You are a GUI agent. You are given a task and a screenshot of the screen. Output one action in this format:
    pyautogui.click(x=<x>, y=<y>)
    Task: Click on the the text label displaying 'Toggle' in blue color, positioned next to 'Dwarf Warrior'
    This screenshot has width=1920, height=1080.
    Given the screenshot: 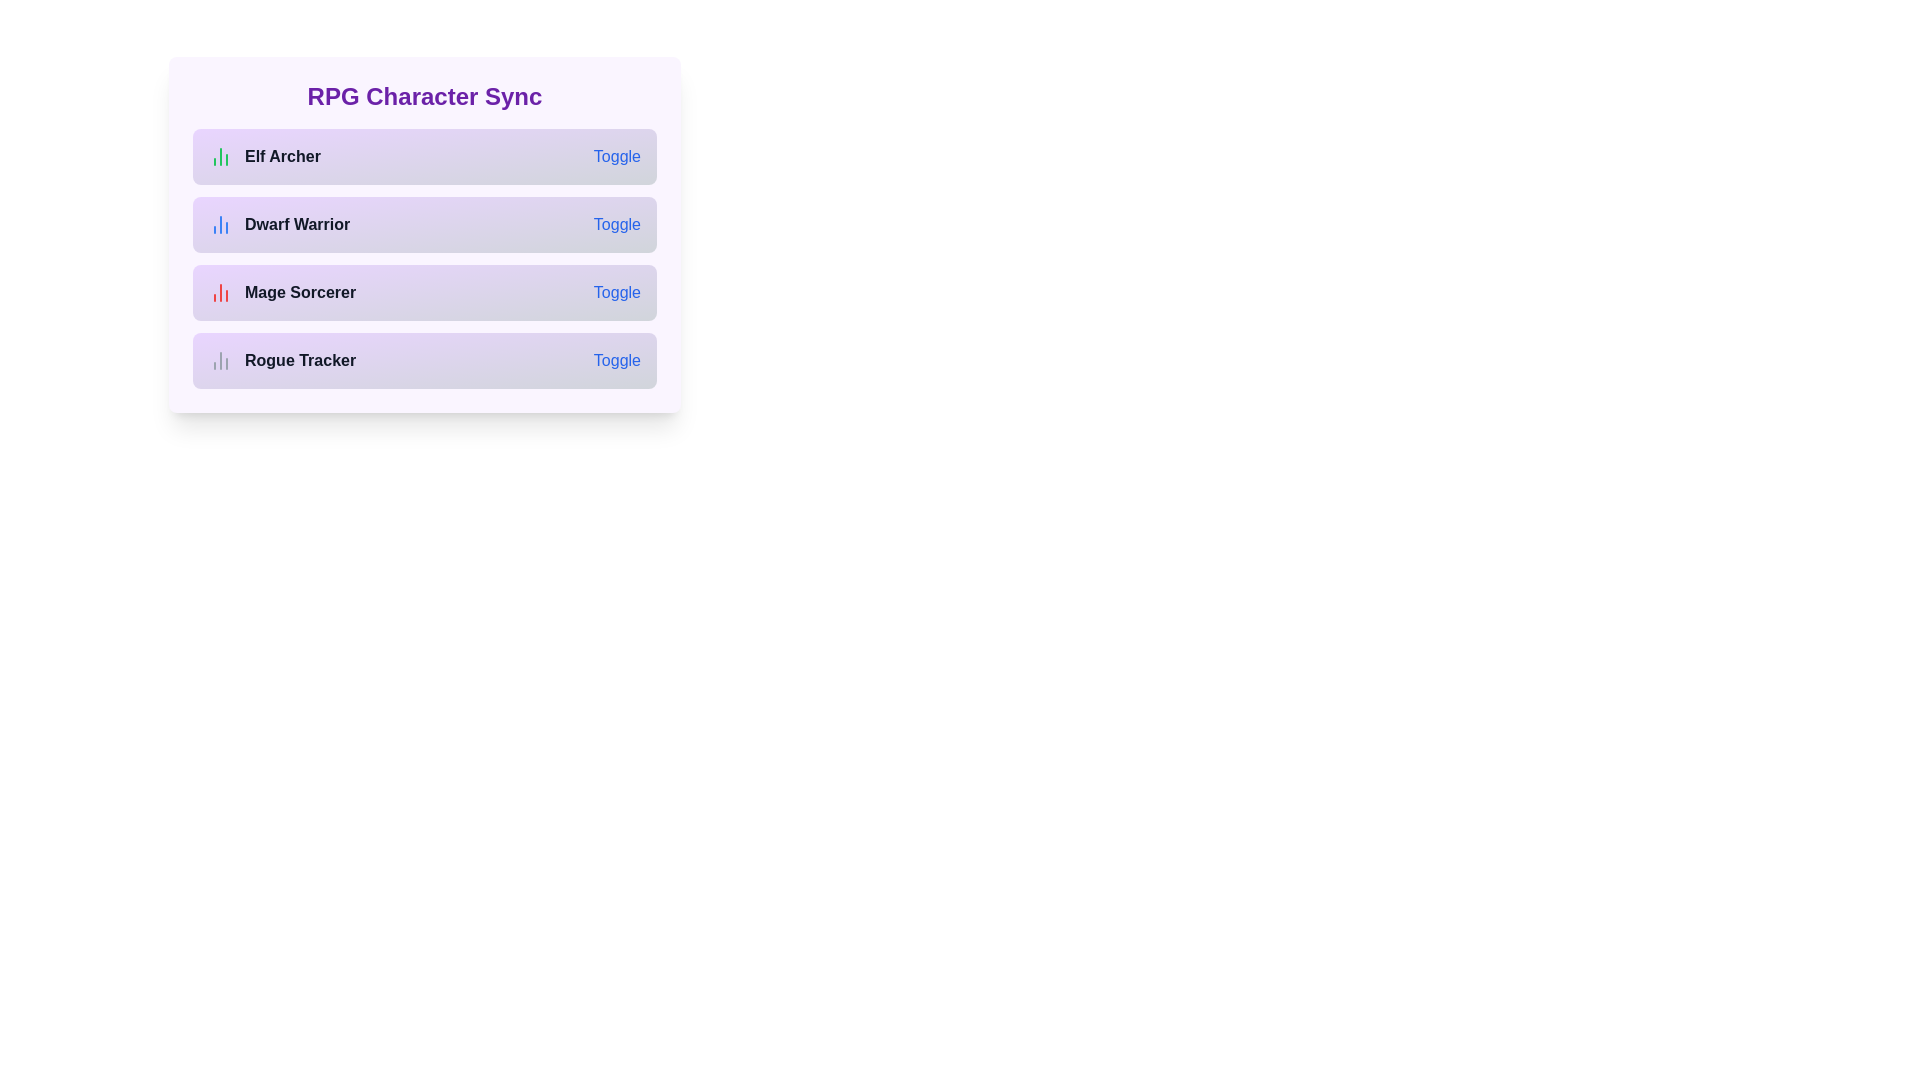 What is the action you would take?
    pyautogui.click(x=616, y=224)
    